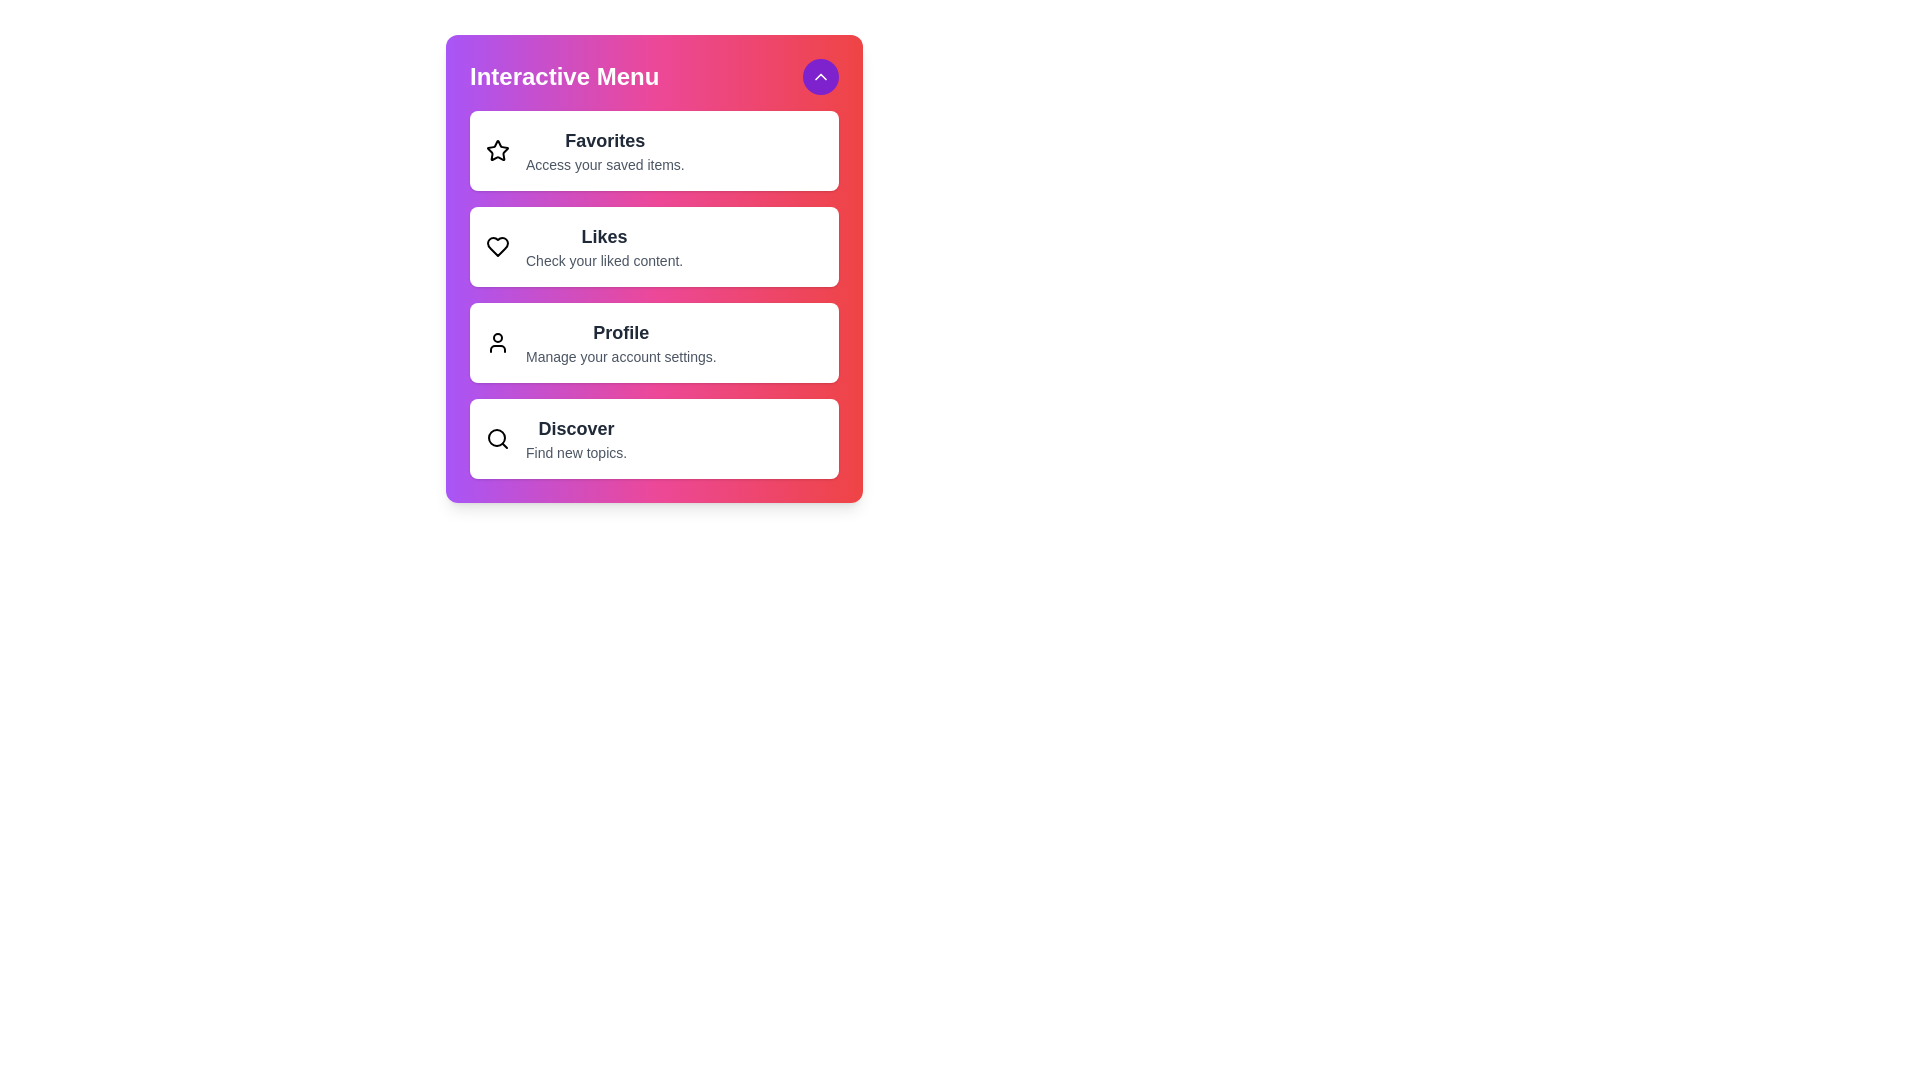  I want to click on the menu item Profile from the interactive menu, so click(654, 342).